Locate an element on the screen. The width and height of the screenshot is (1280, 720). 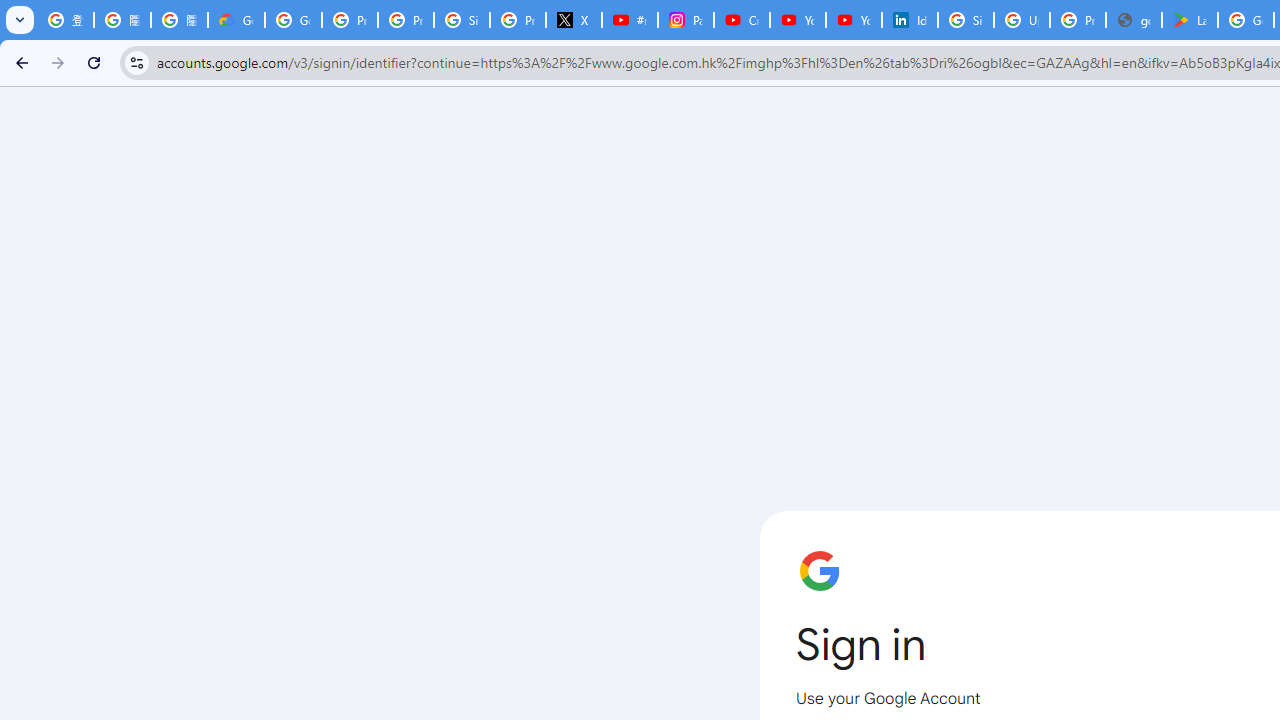
'Google Cloud Privacy Notice' is located at coordinates (236, 20).